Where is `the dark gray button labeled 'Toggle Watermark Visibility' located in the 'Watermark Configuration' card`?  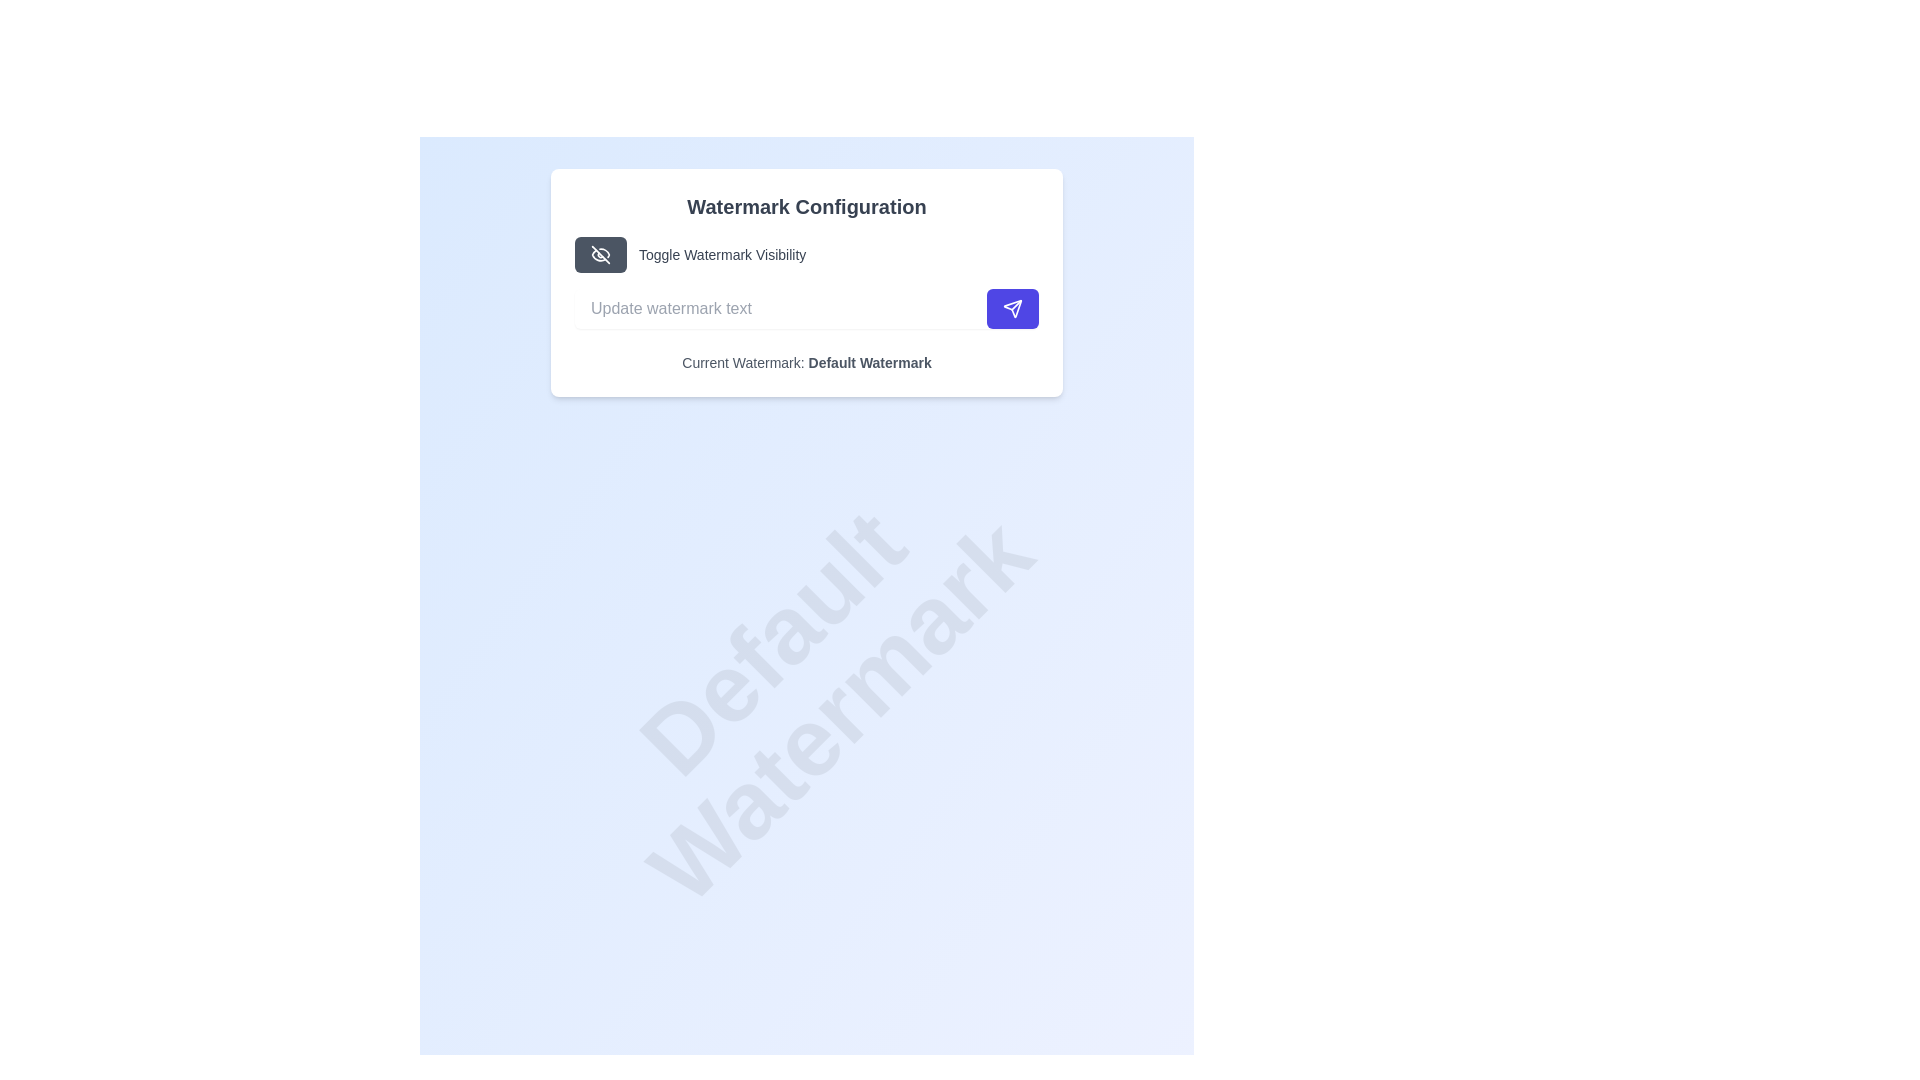
the dark gray button labeled 'Toggle Watermark Visibility' located in the 'Watermark Configuration' card is located at coordinates (806, 253).